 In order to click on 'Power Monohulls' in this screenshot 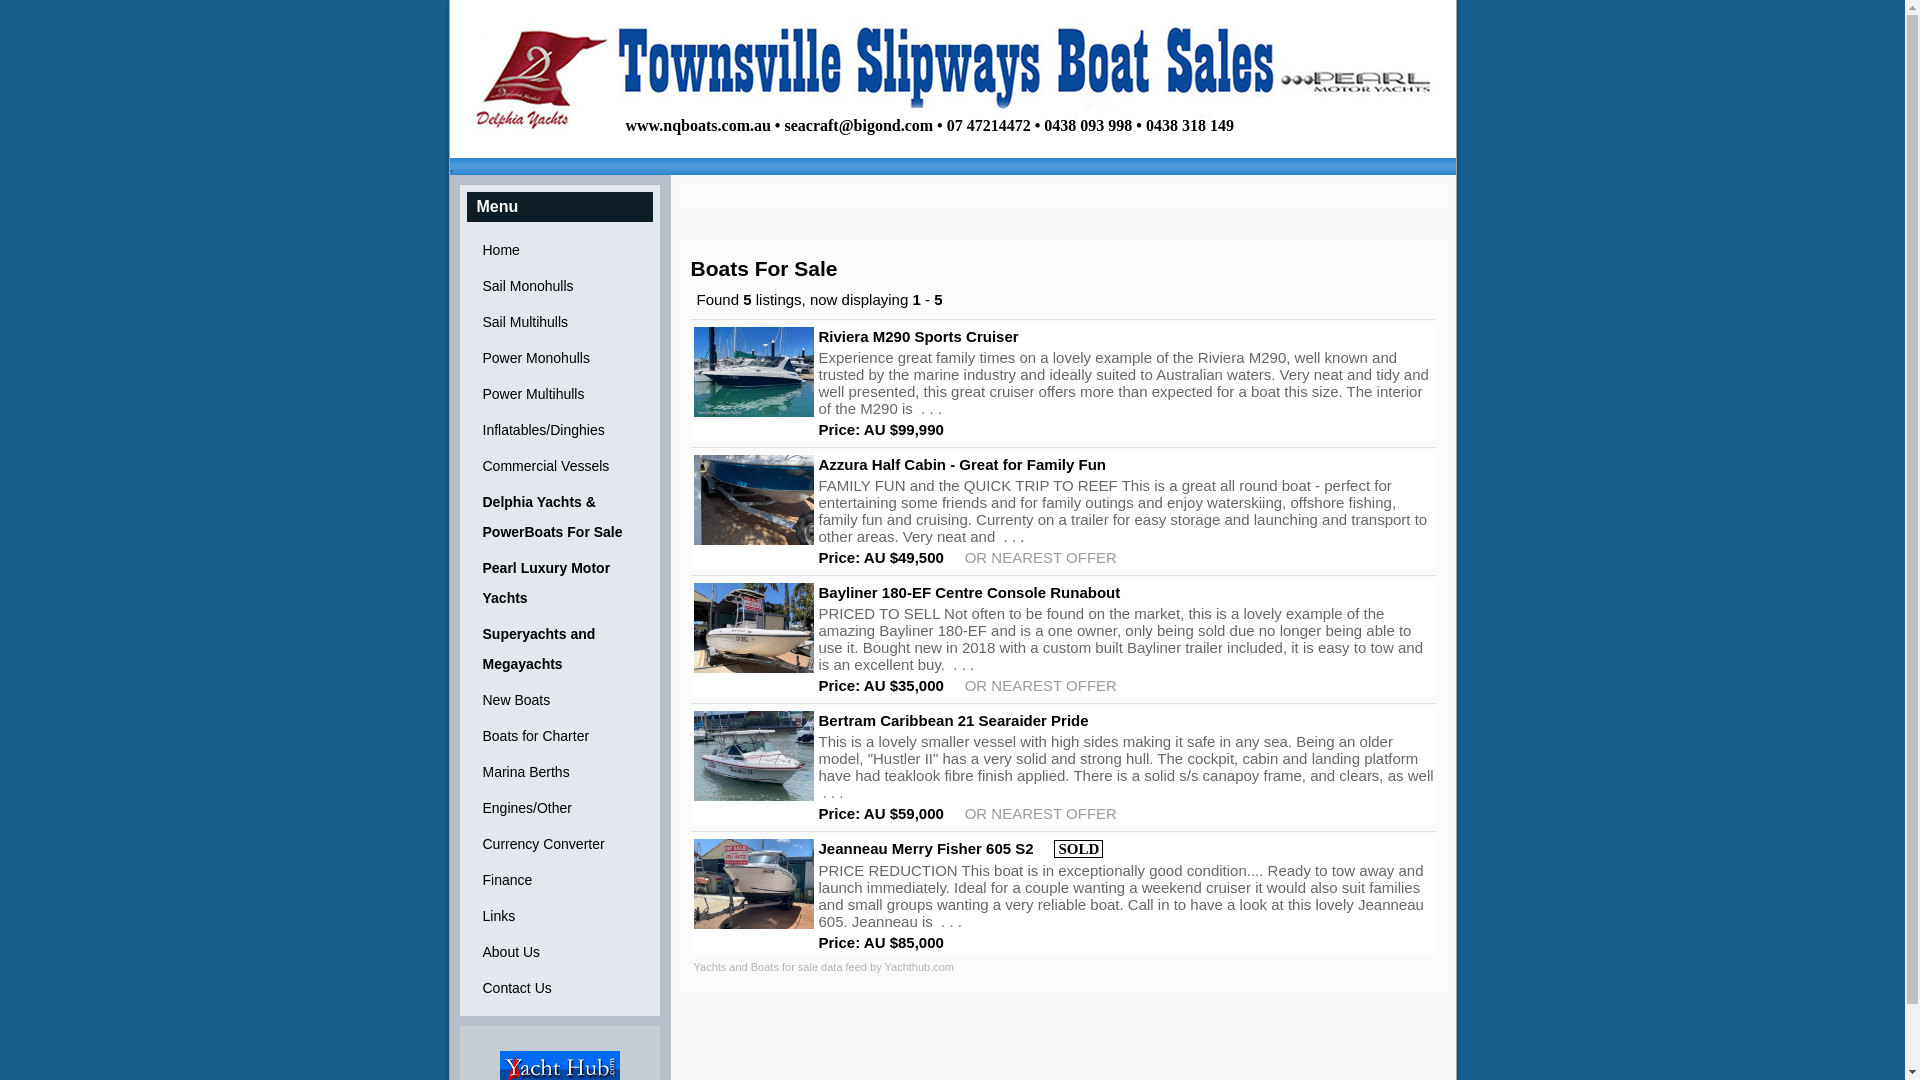, I will do `click(560, 357)`.